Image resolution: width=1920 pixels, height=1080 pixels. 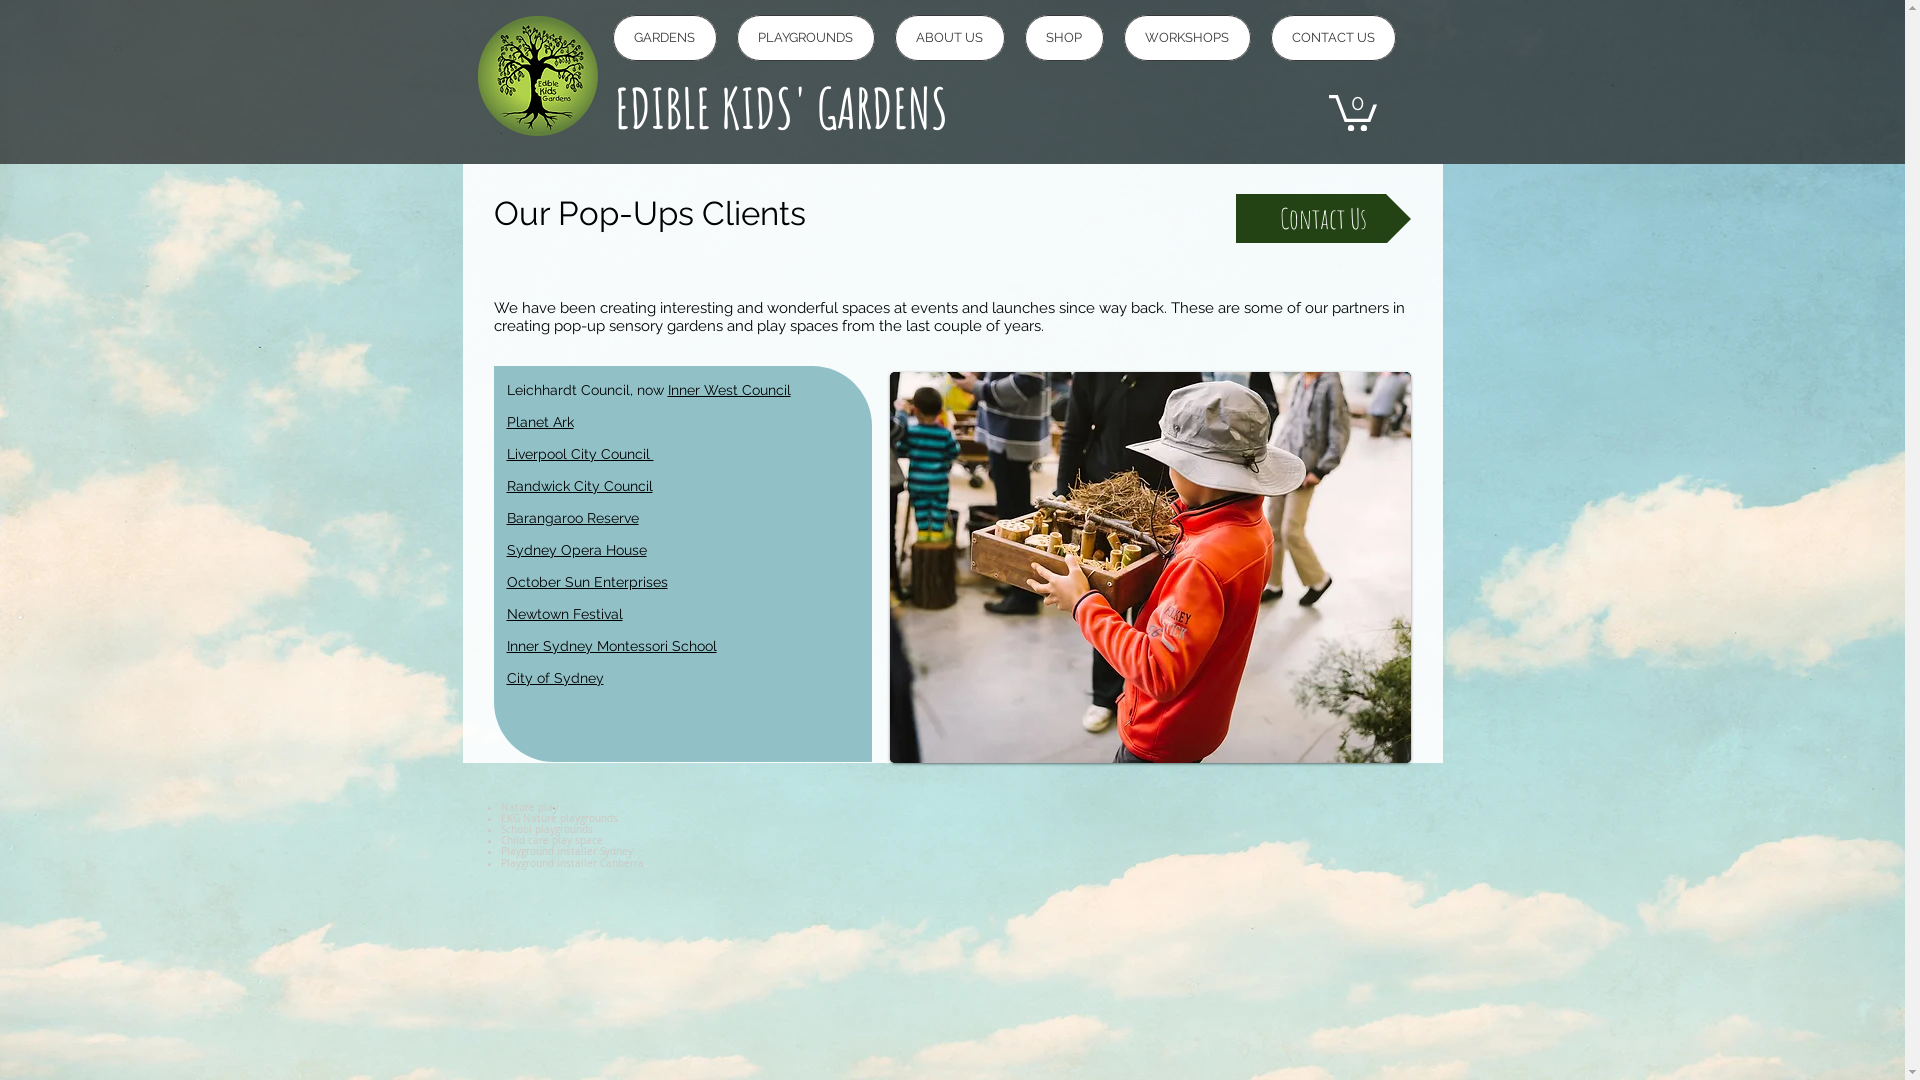 I want to click on 'logo_1.png', so click(x=537, y=75).